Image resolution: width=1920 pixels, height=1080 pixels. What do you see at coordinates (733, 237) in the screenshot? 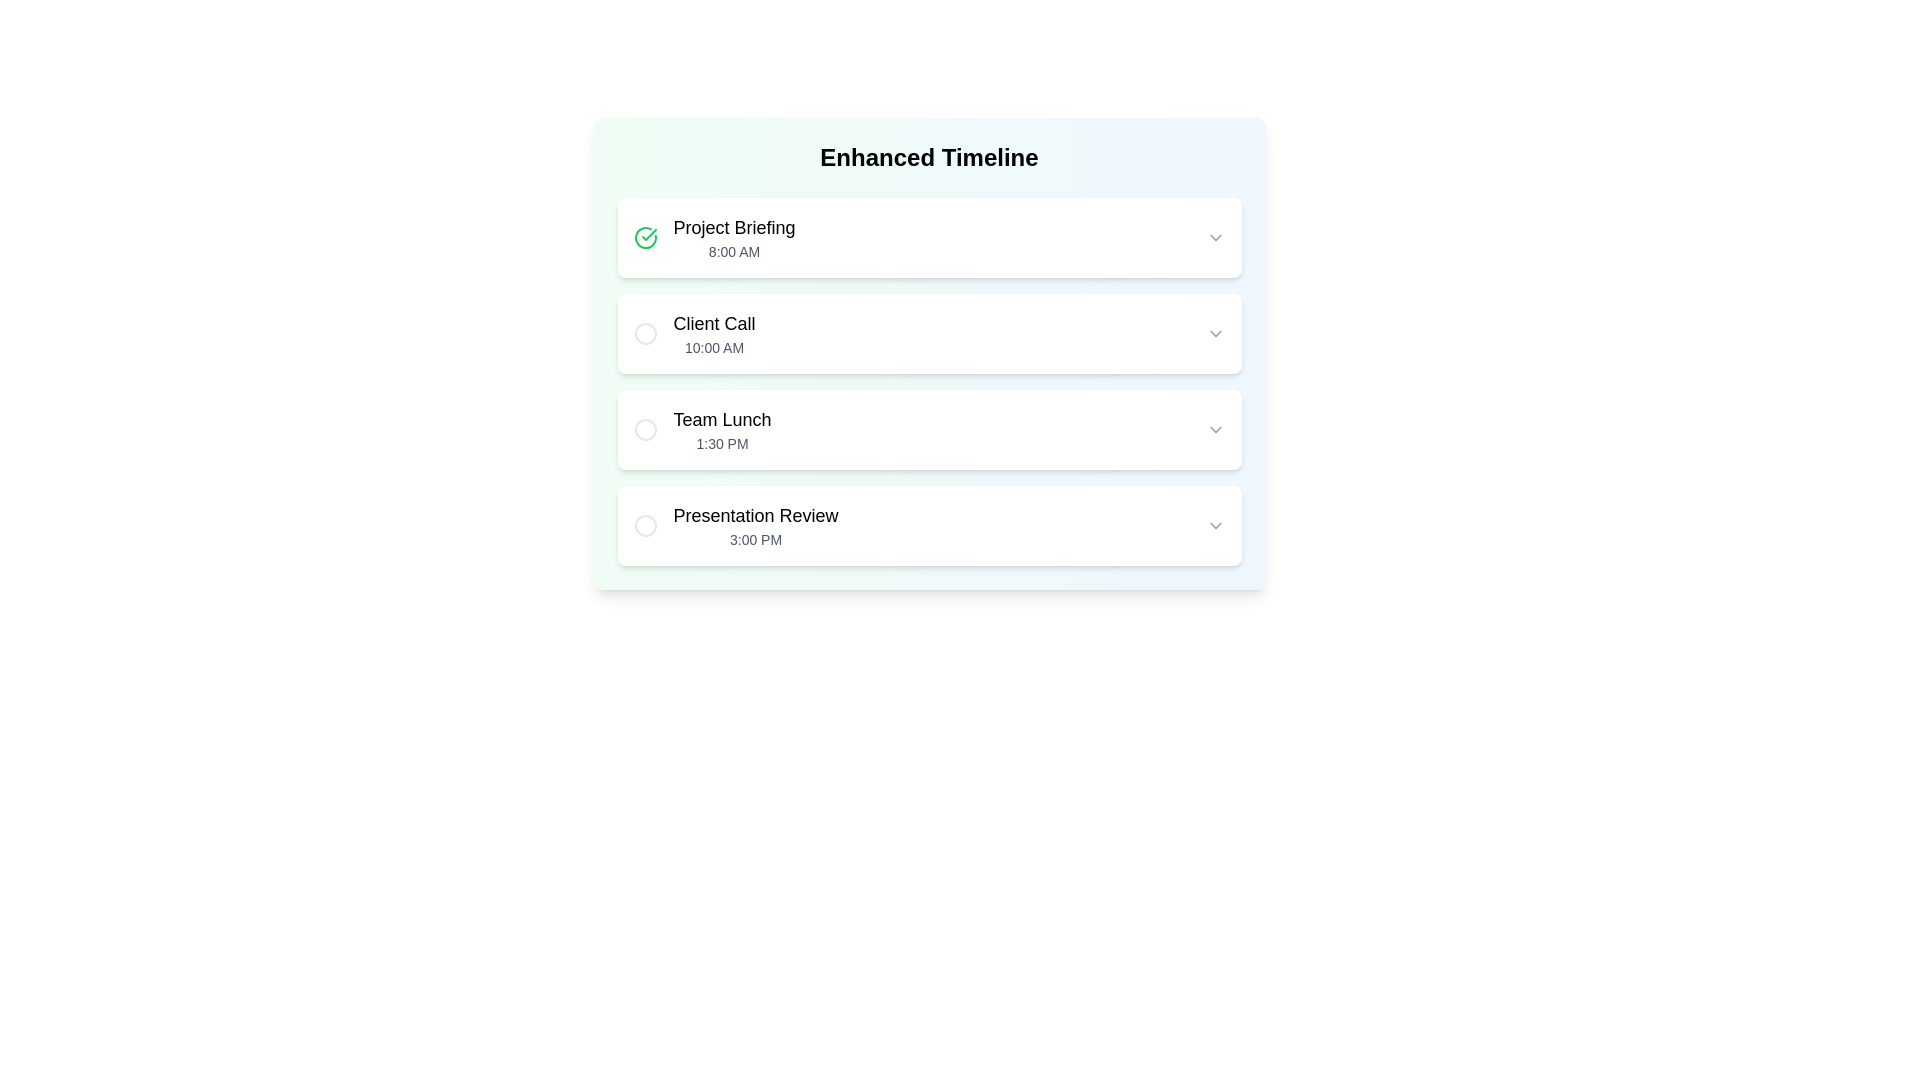
I see `the text block that serves as a label for the scheduled event` at bounding box center [733, 237].